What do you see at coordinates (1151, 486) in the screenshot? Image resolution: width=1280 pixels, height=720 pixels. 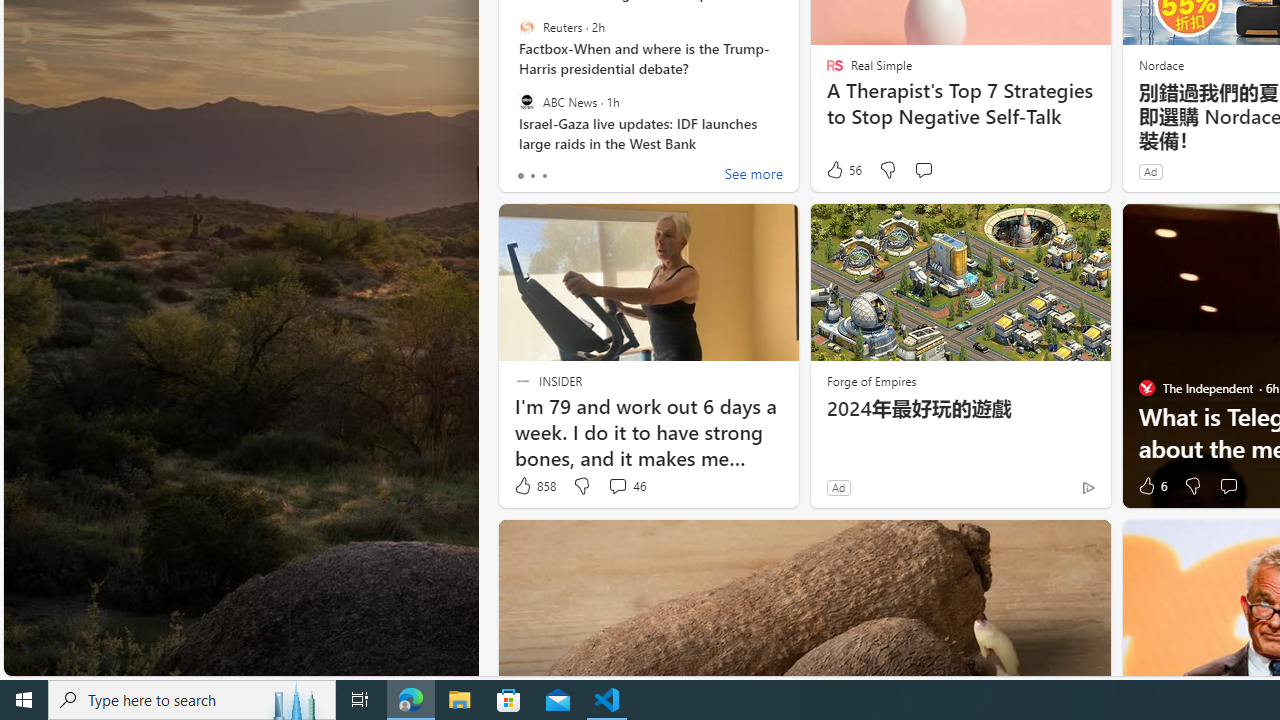 I see `'6 Like'` at bounding box center [1151, 486].